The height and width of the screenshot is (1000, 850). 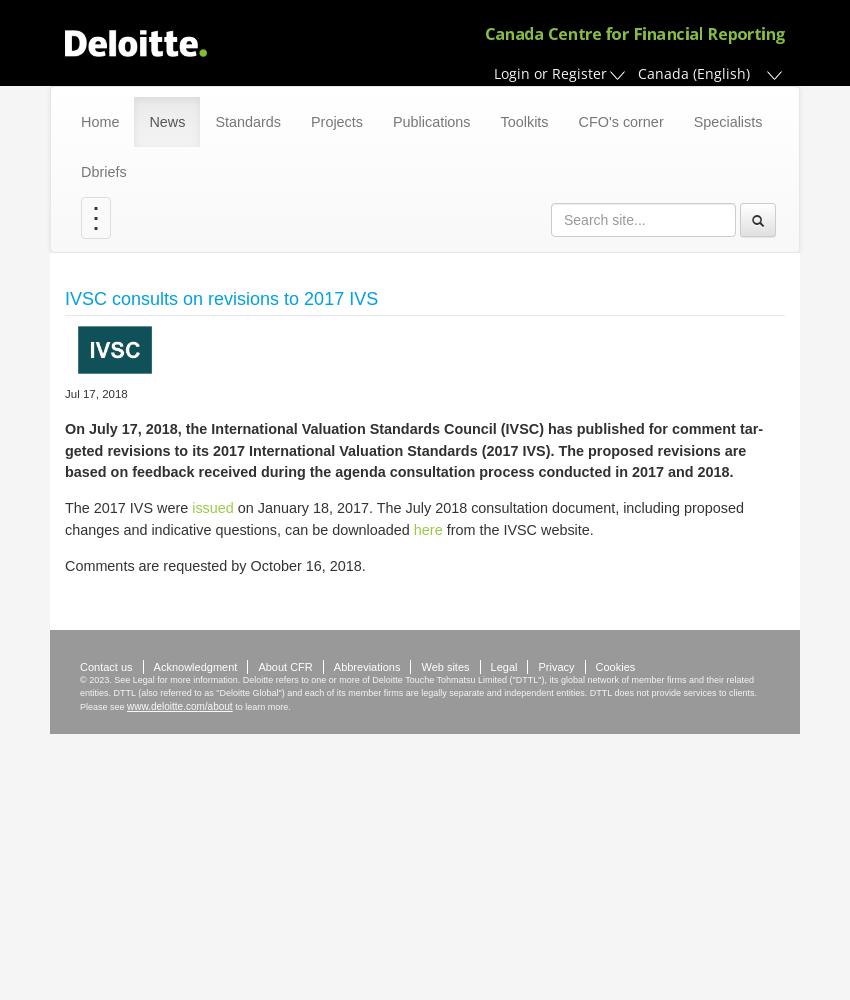 What do you see at coordinates (102, 172) in the screenshot?
I see `'Dbriefs'` at bounding box center [102, 172].